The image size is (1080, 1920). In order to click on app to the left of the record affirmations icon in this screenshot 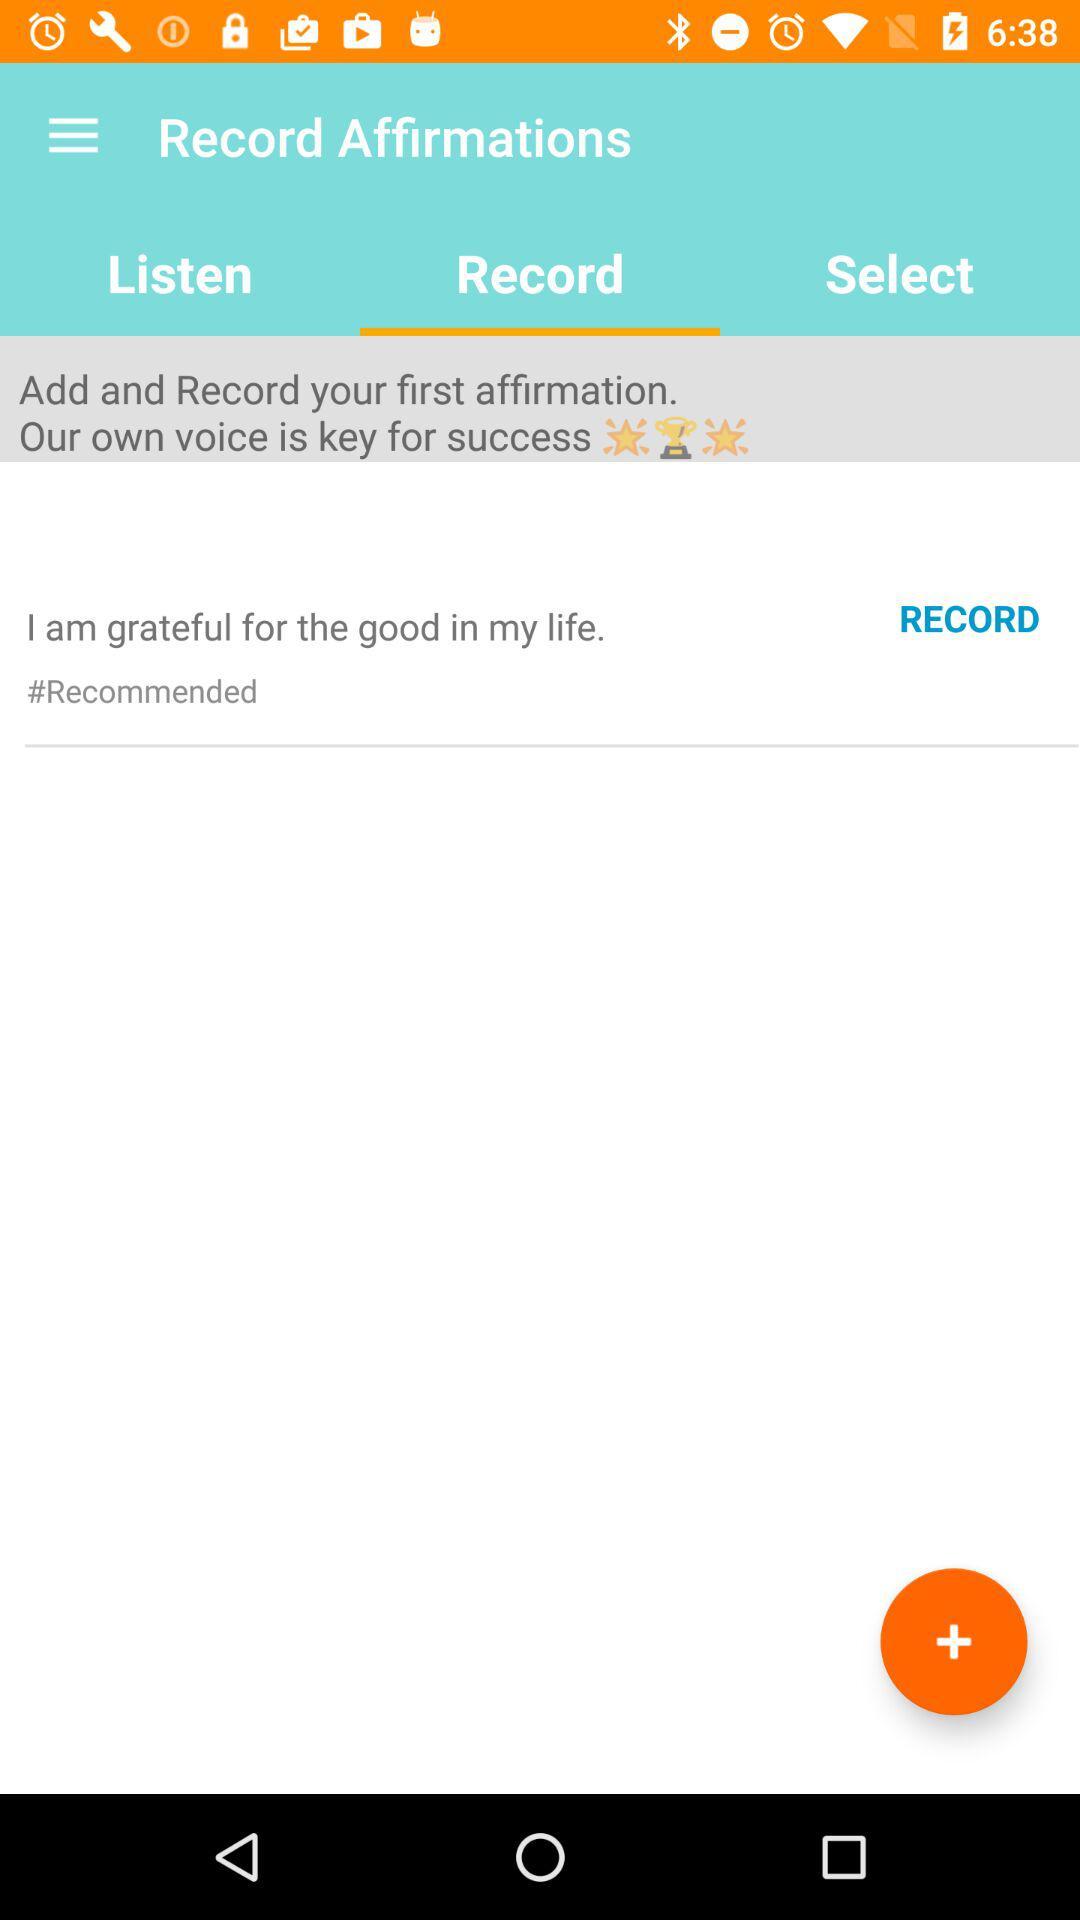, I will do `click(72, 135)`.